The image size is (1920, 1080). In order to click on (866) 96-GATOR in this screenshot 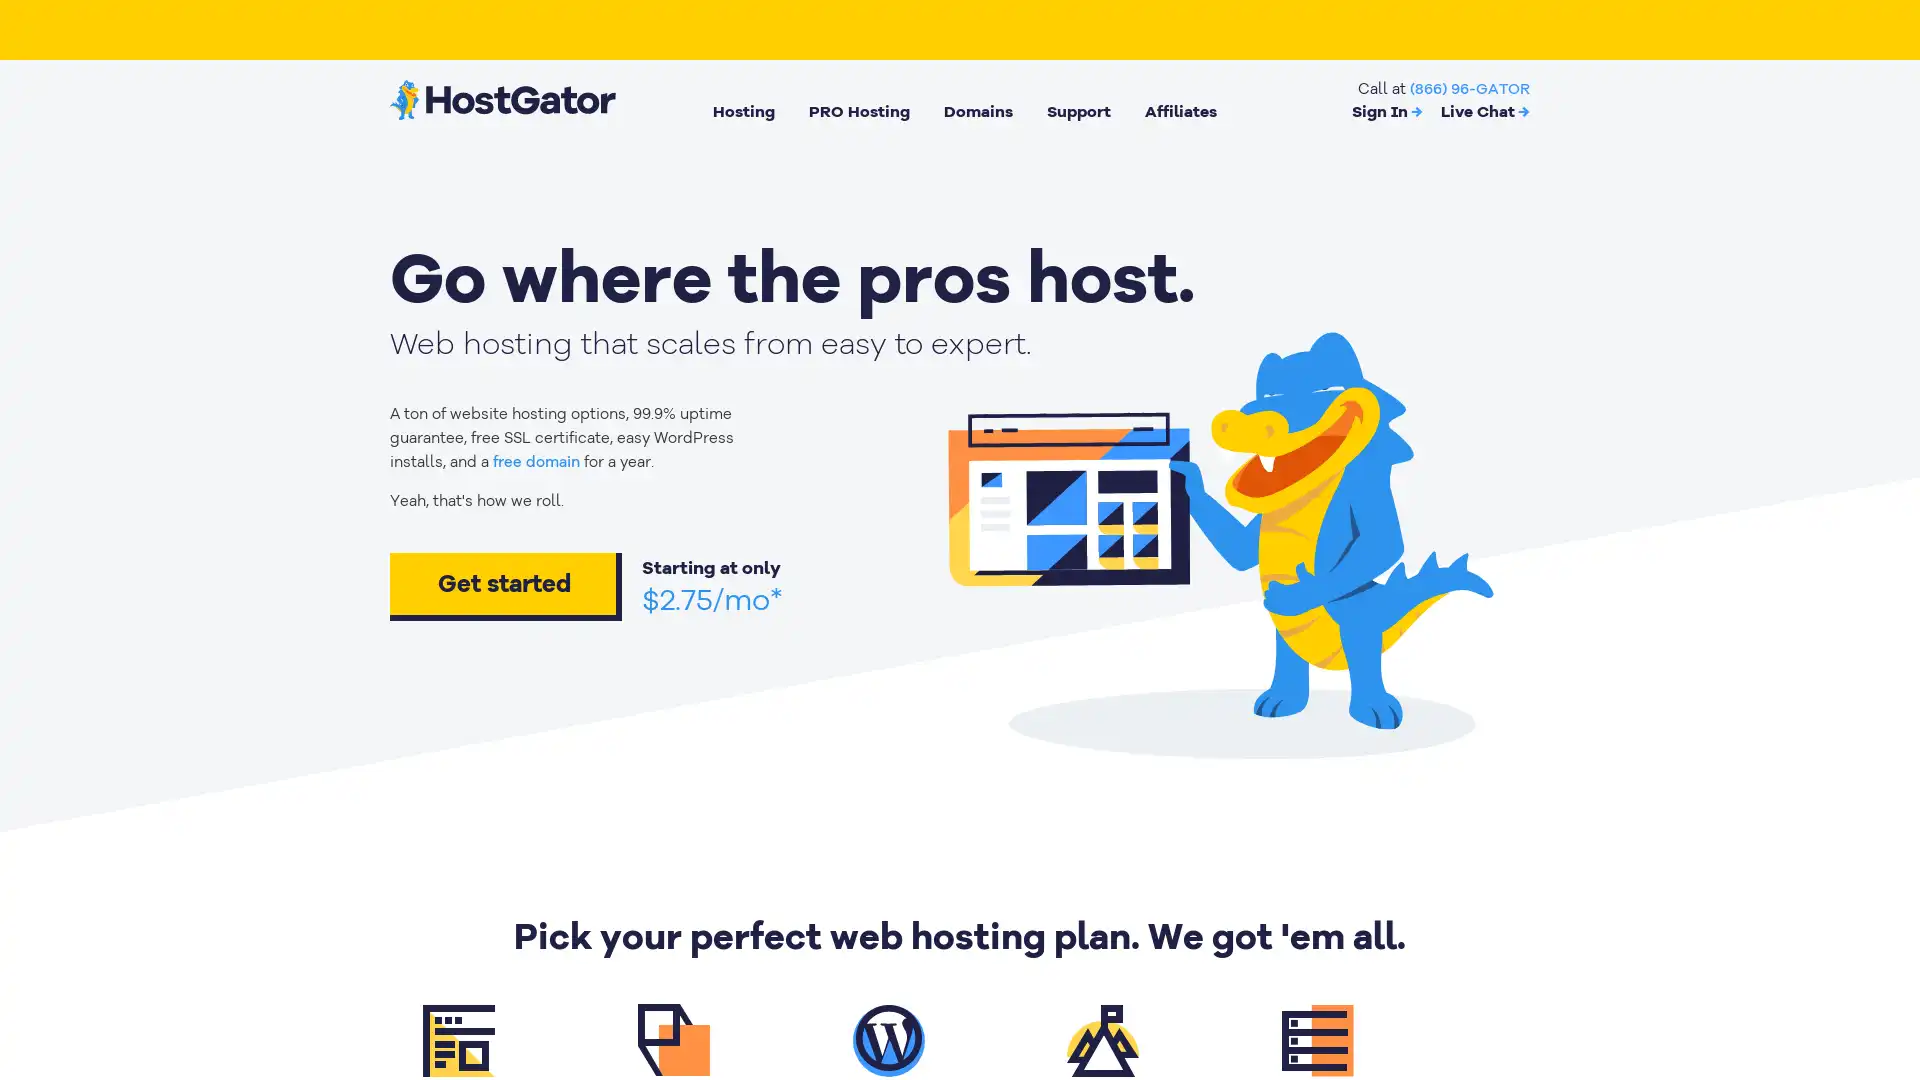, I will do `click(1469, 87)`.